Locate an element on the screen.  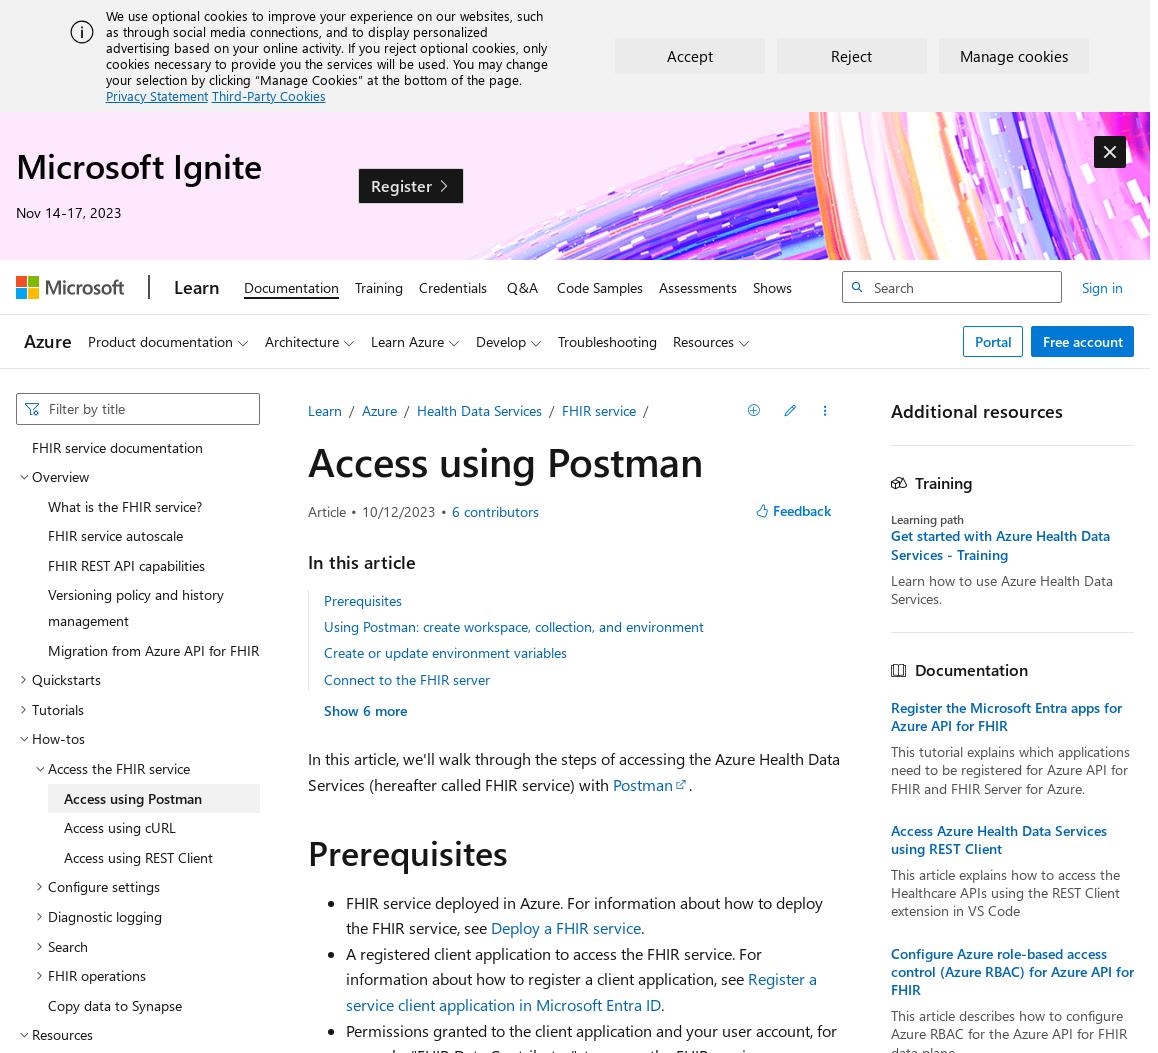
'6 contributors' is located at coordinates (493, 510).